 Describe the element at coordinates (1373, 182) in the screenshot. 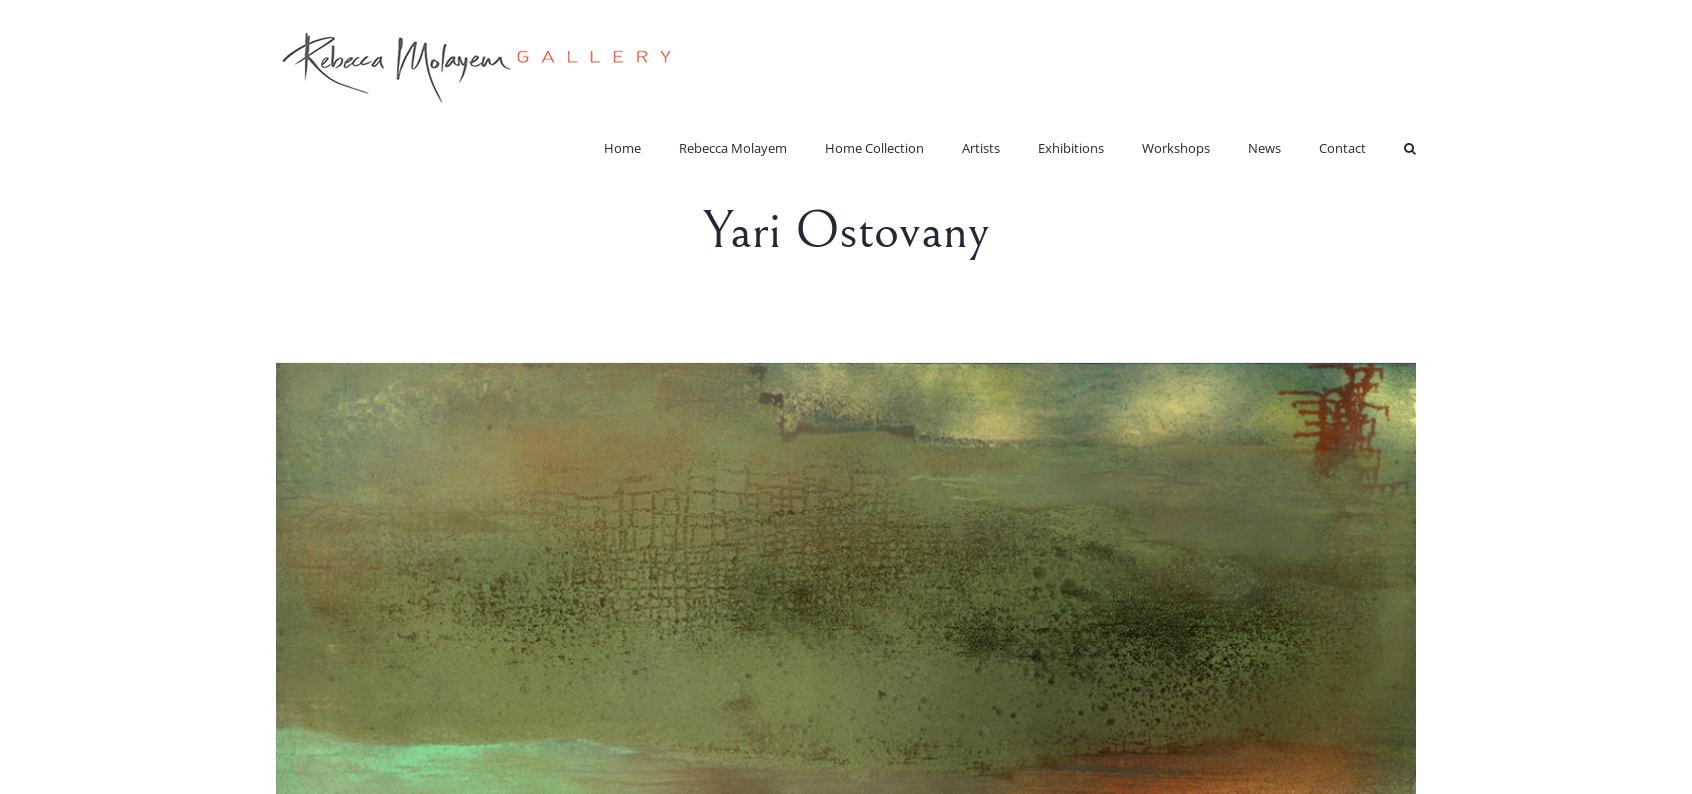

I see `'Gallery Info'` at that location.